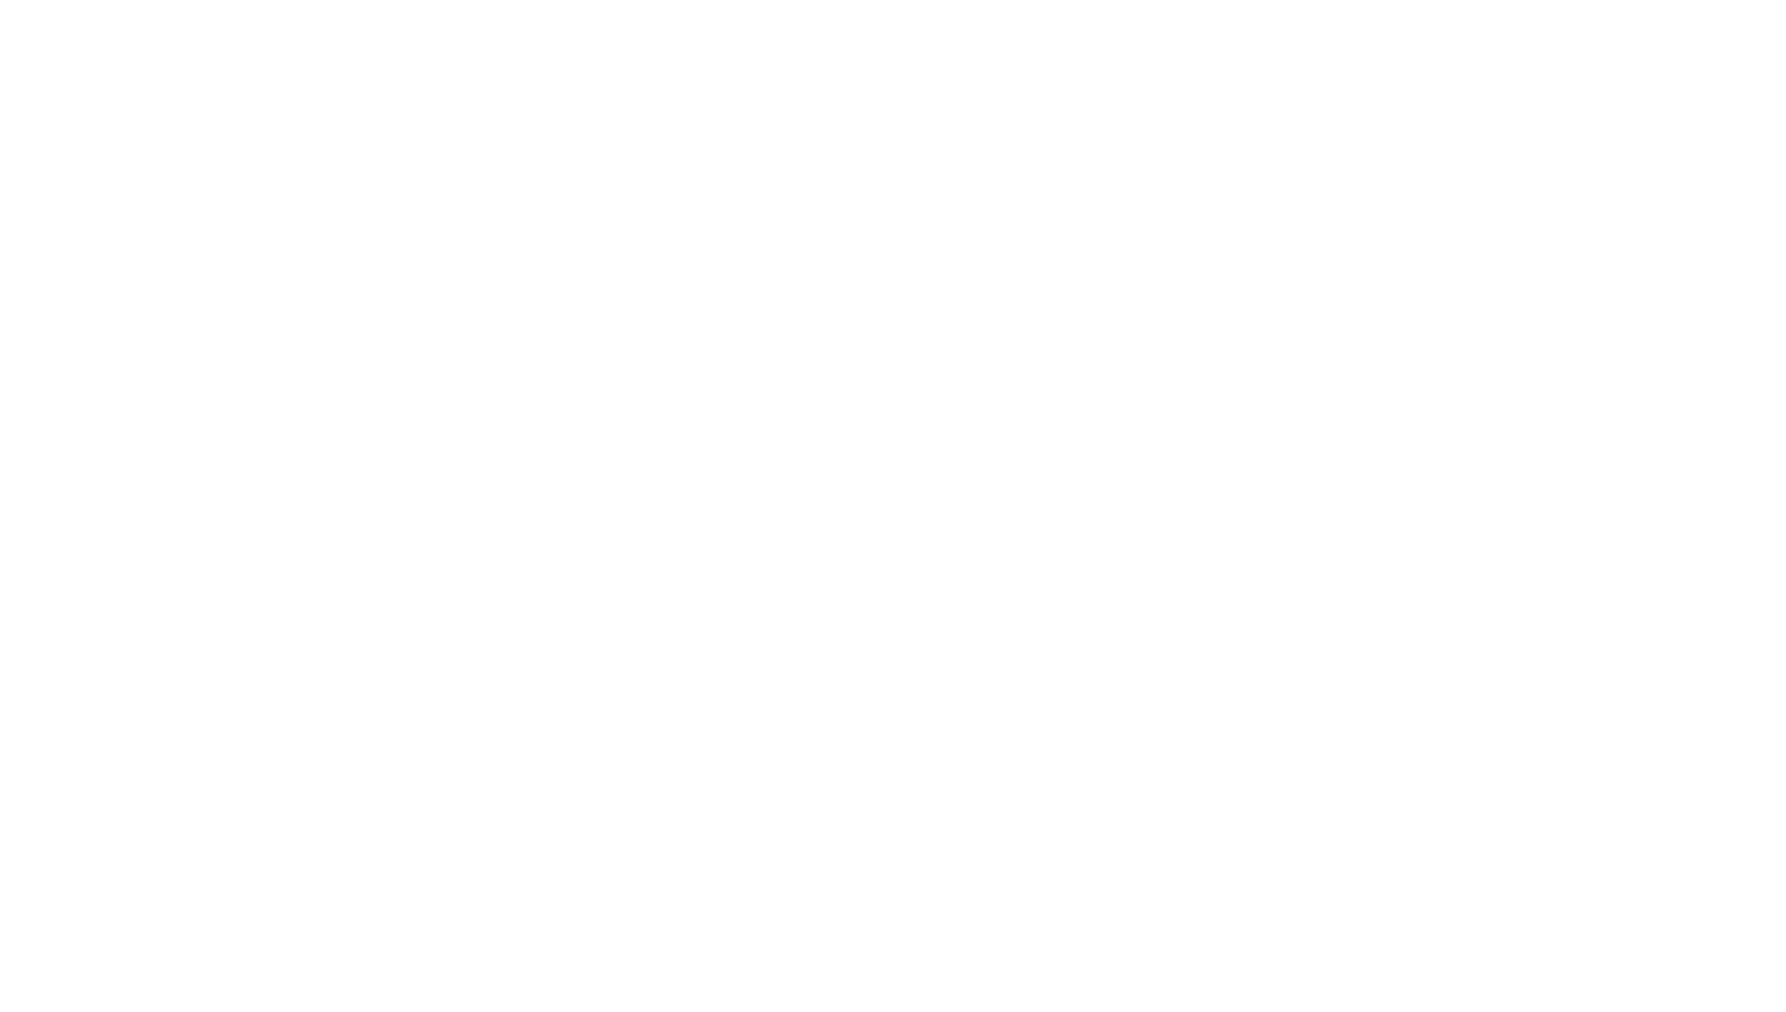  I want to click on 'Audiomovers Binaural Renderer for Apple Music Plug-In Debuts', so click(589, 429).